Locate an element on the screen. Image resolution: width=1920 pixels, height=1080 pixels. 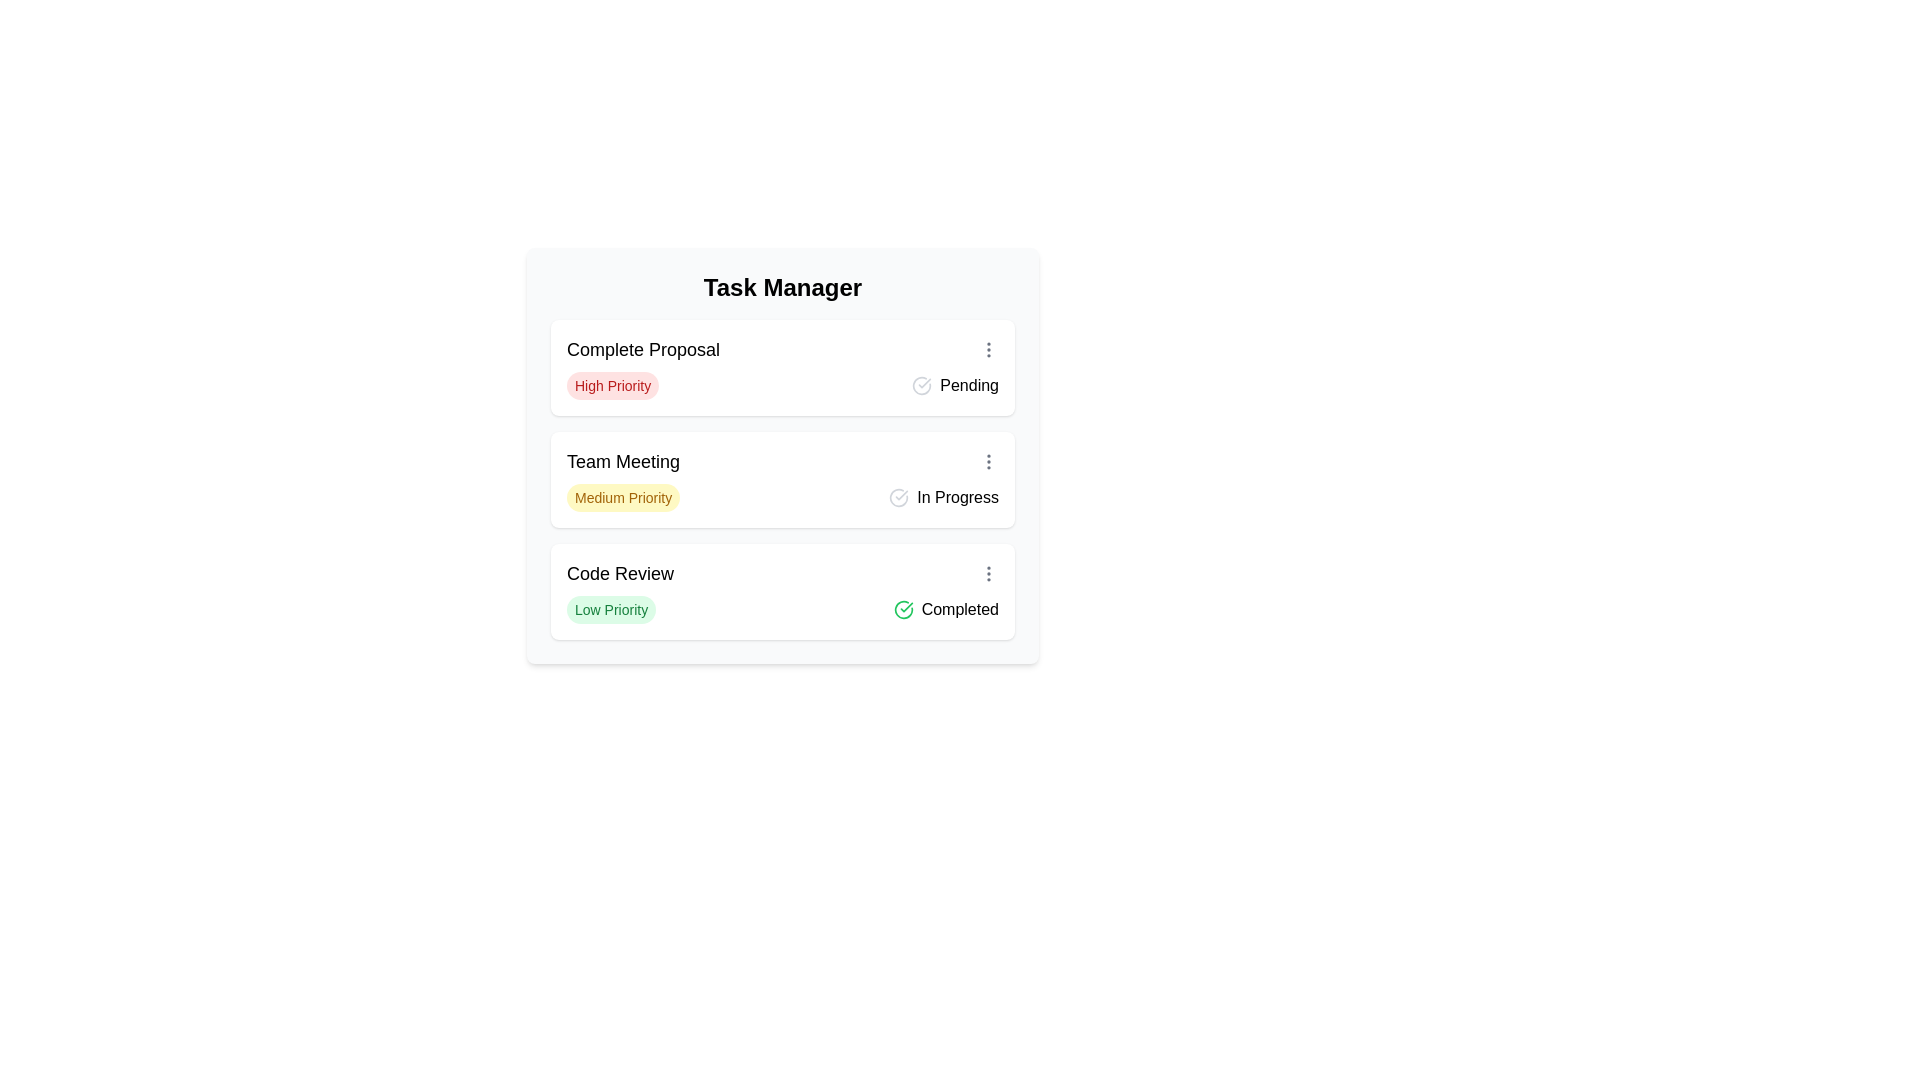
the green circular confirmation icon with a checkmark located in the 'Code Review' task entry, next to the 'Completed' label is located at coordinates (902, 608).